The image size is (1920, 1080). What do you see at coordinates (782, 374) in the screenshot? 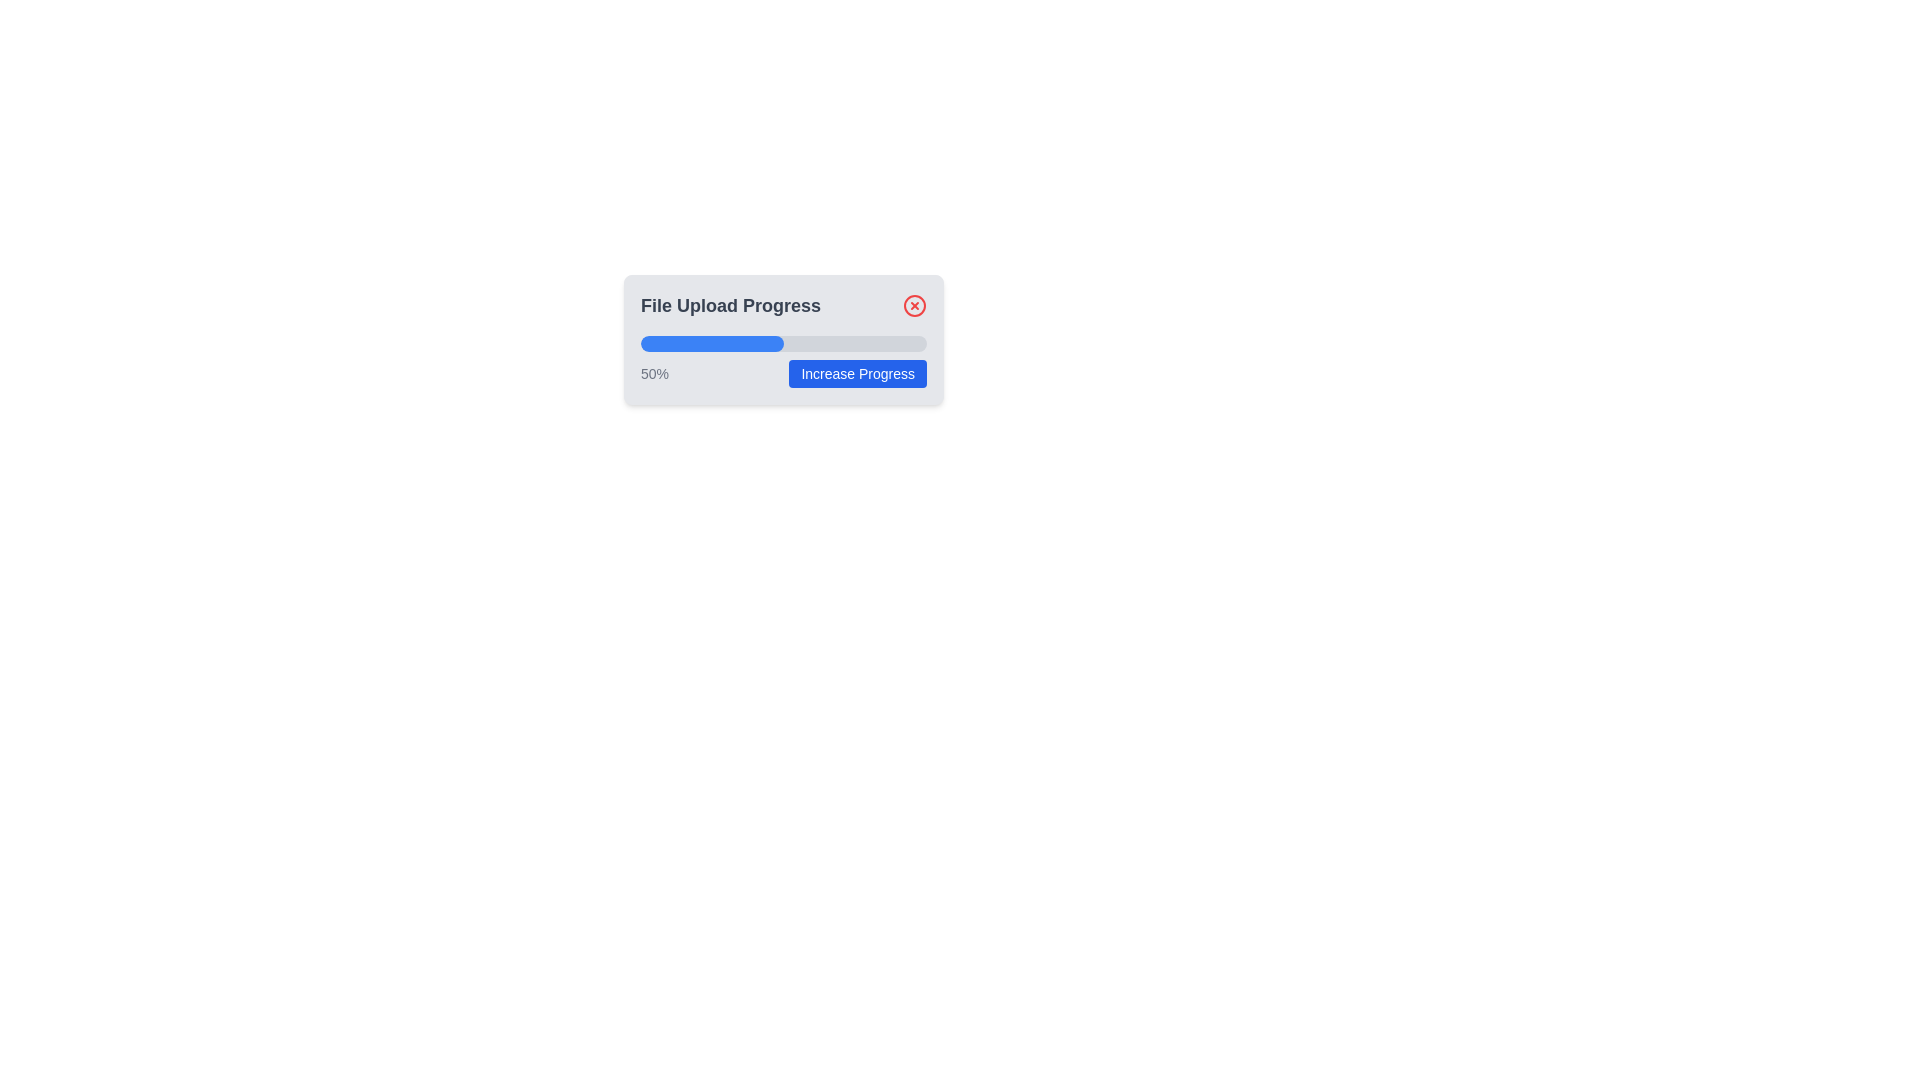
I see `the 'Increase Progress' button located to the right of the '50%' text in the composite progress element under 'File Upload Progress'` at bounding box center [782, 374].